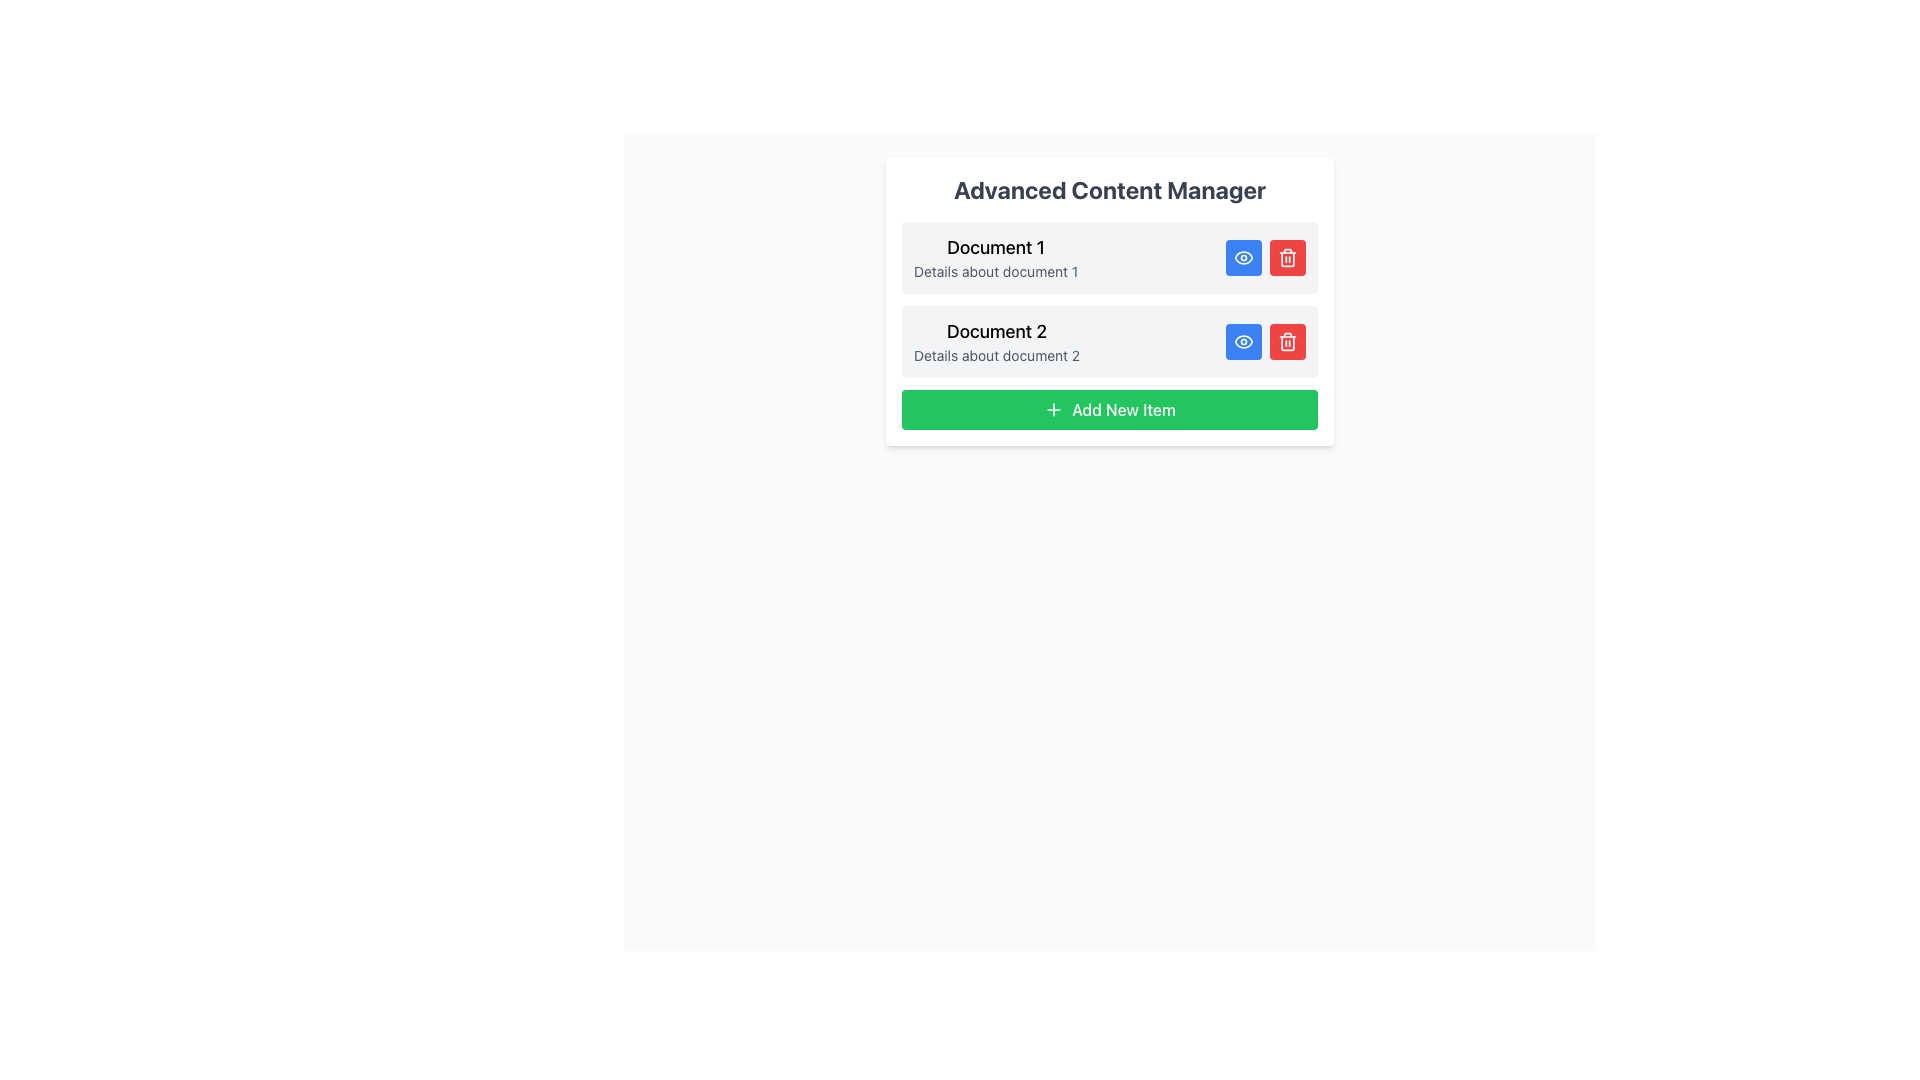  What do you see at coordinates (1053, 408) in the screenshot?
I see `the plus icon located to the left of the 'Add New Item' text inside the green button at the bottom of the document management section` at bounding box center [1053, 408].